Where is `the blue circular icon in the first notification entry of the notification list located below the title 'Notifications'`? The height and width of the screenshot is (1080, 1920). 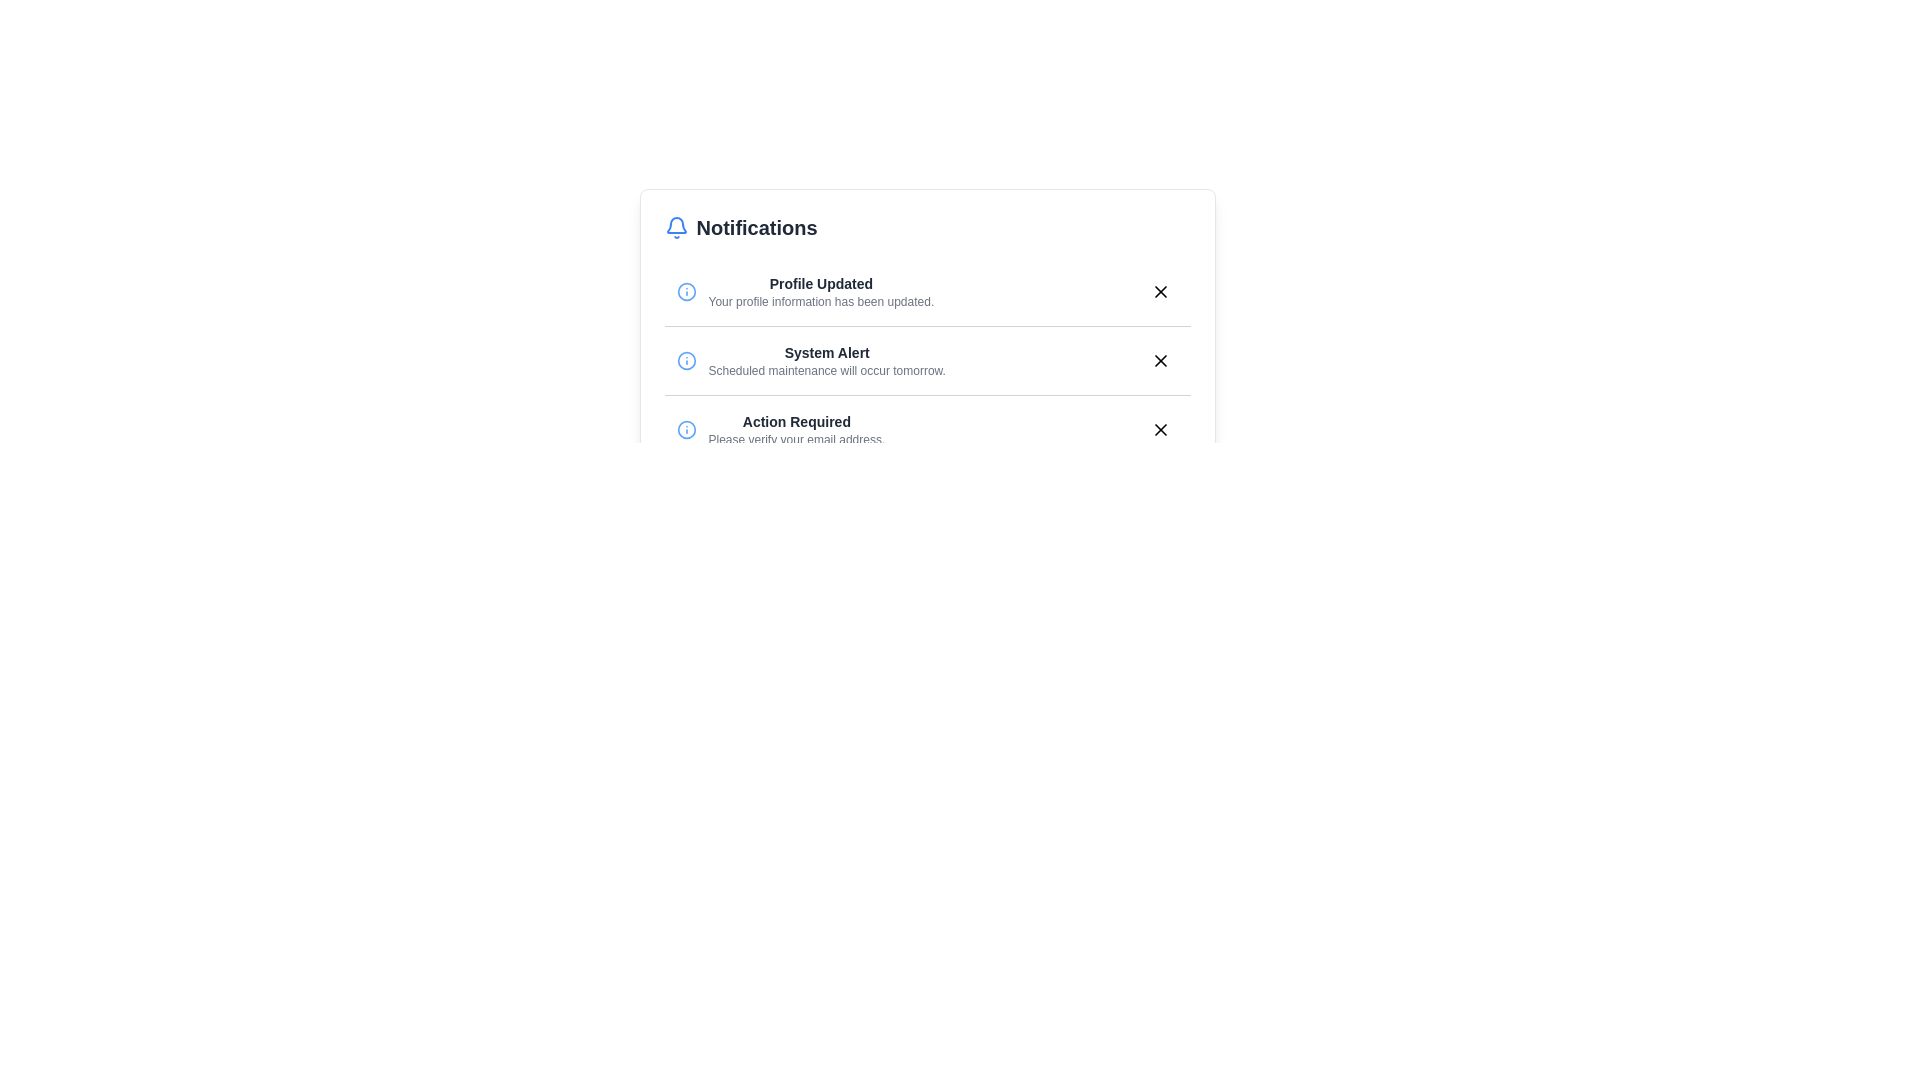 the blue circular icon in the first notification entry of the notification list located below the title 'Notifications' is located at coordinates (686, 292).